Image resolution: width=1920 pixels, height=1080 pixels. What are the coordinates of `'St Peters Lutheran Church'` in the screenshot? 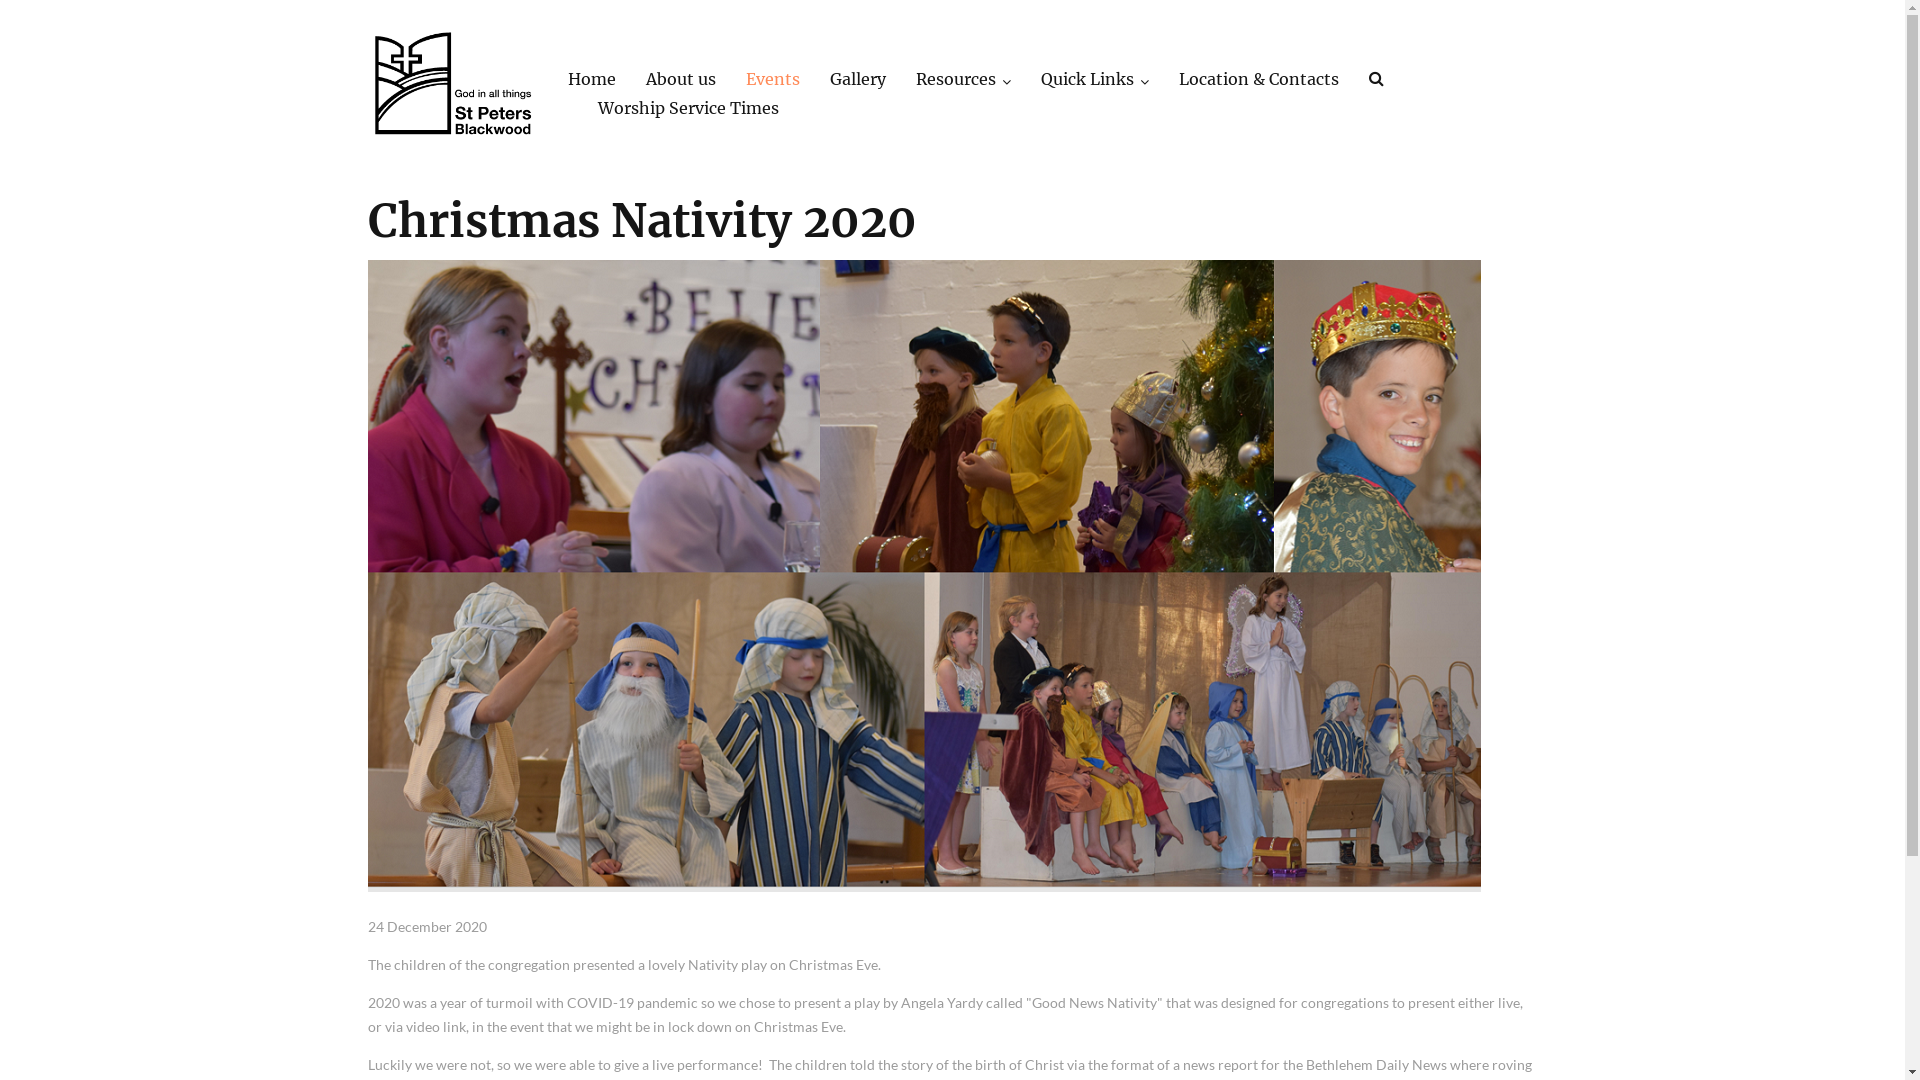 It's located at (451, 82).